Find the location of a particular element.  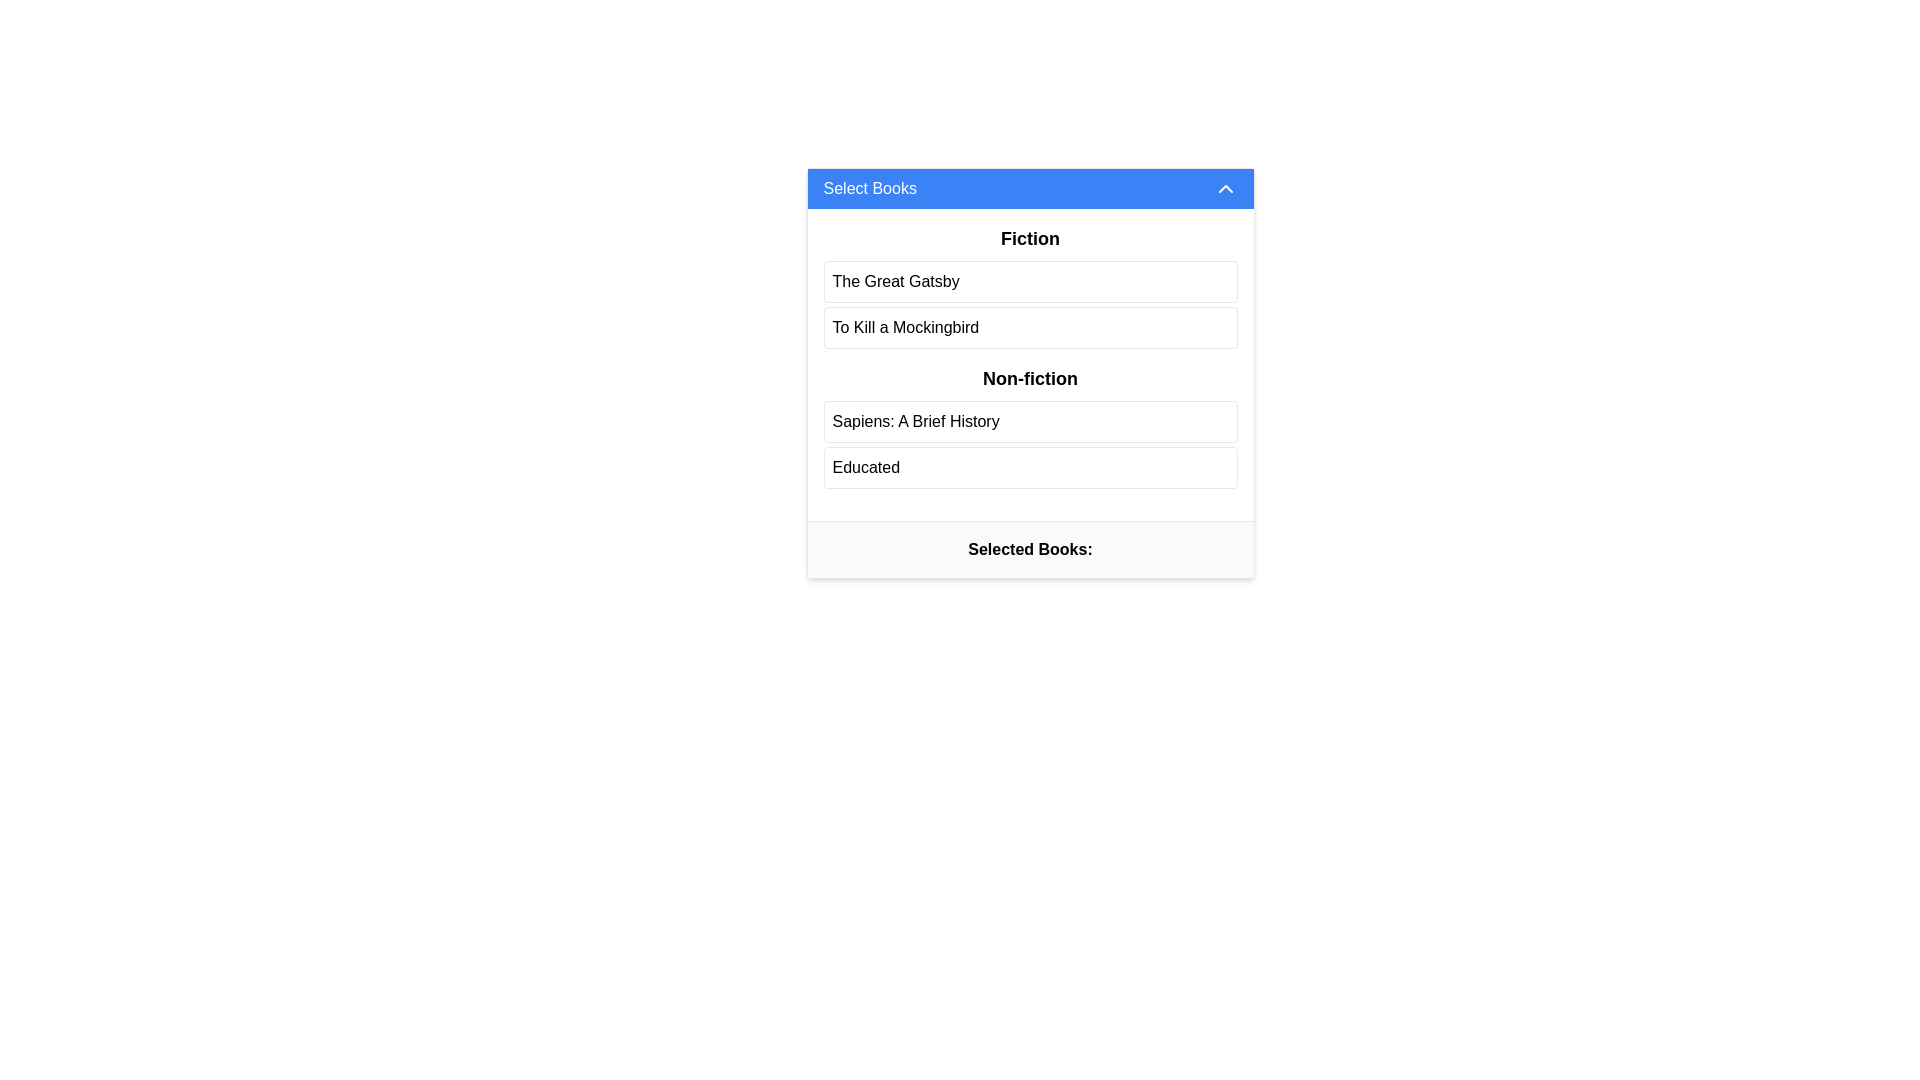

the button labeled 'The Great Gatsby' with a white background and gray borders is located at coordinates (1030, 281).